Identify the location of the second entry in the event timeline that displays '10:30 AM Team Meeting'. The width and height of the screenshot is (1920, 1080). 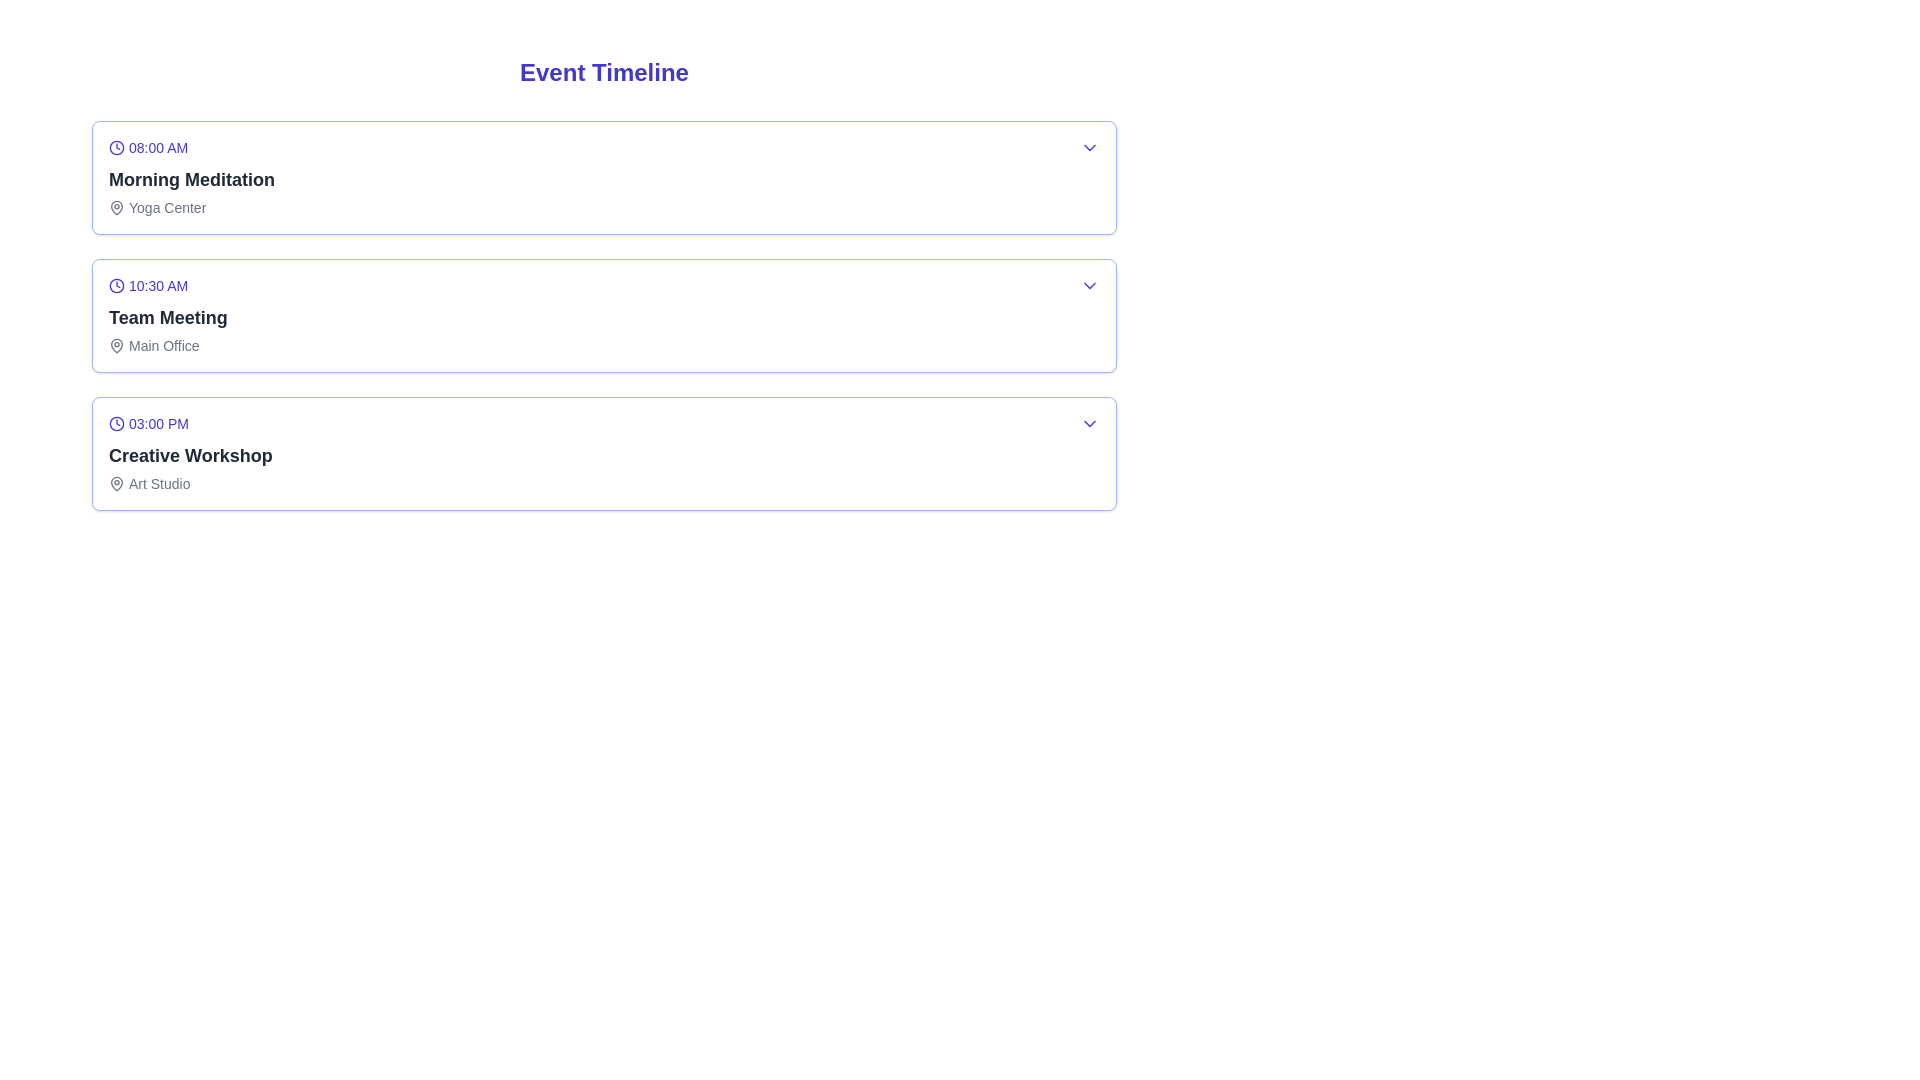
(603, 315).